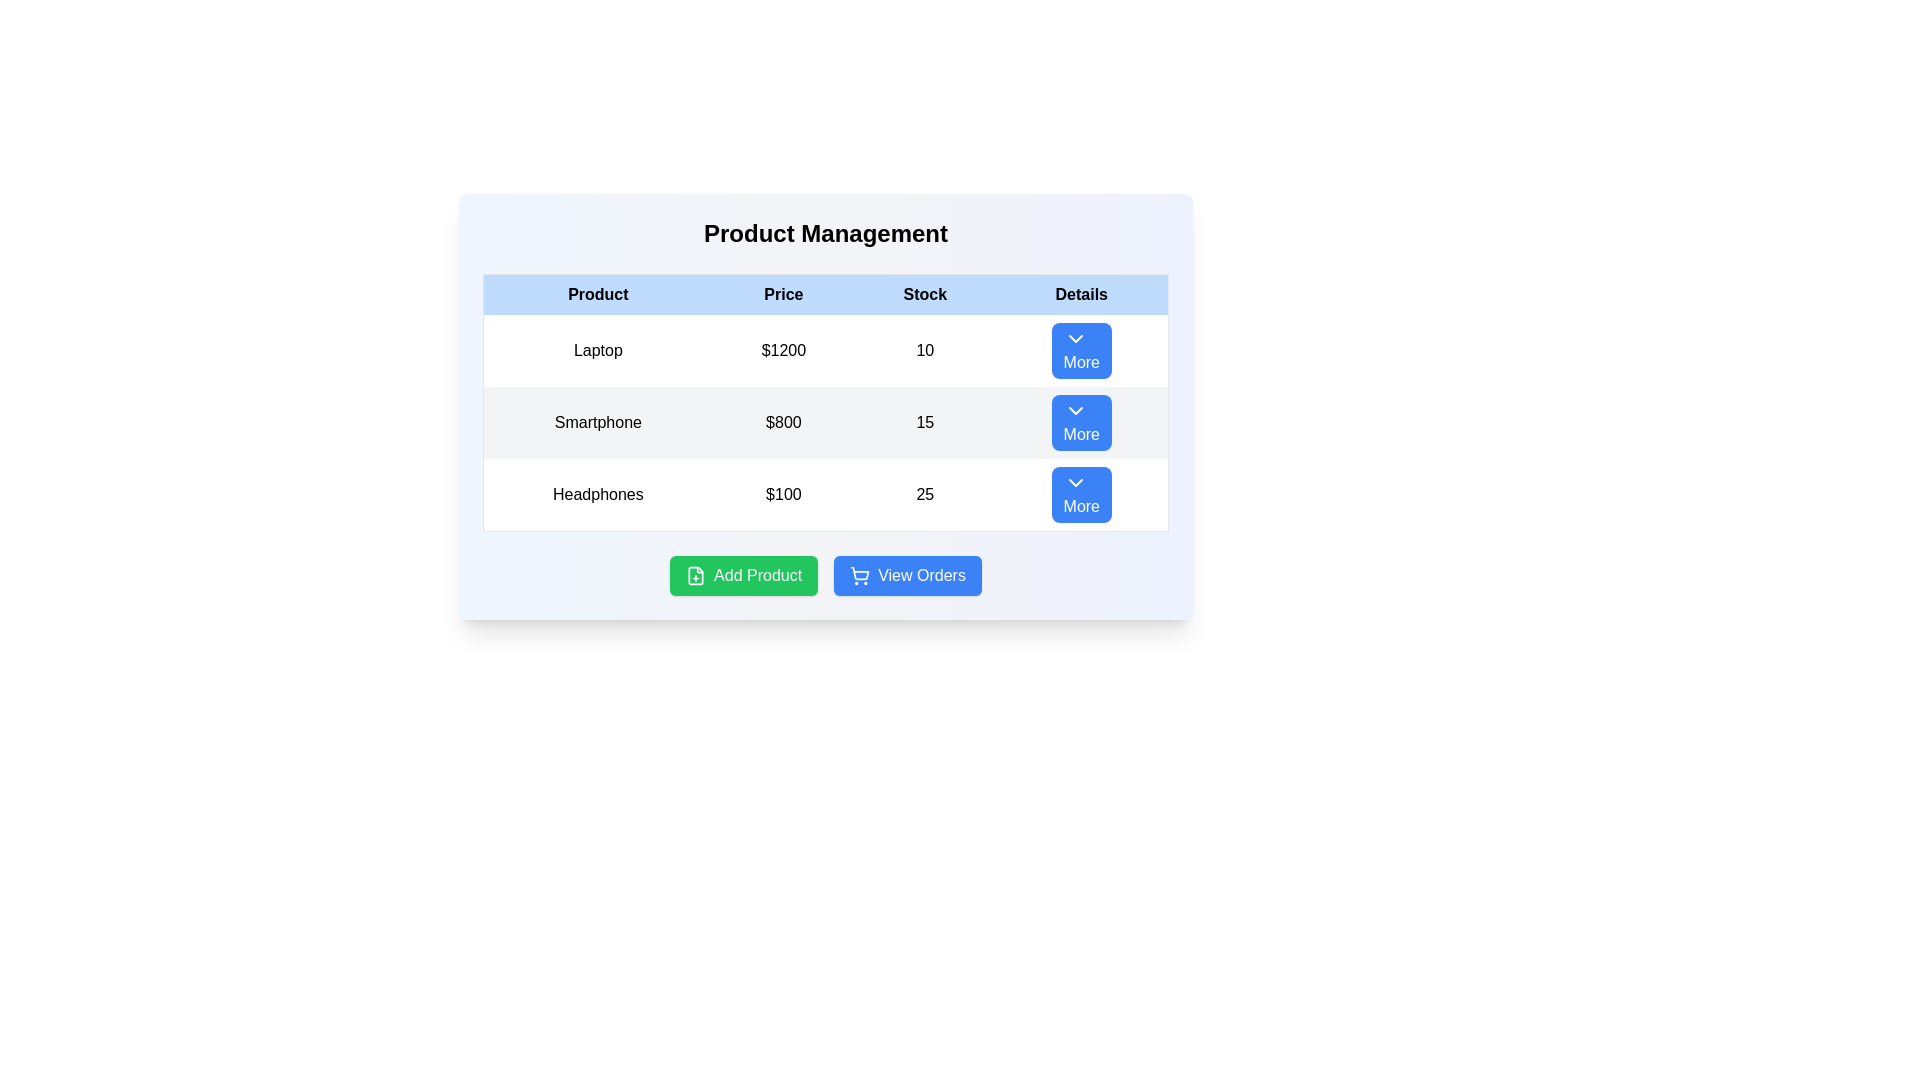 Image resolution: width=1920 pixels, height=1080 pixels. Describe the element at coordinates (825, 233) in the screenshot. I see `the 'Product Management' text label, which serves as a header for the related section below` at that location.